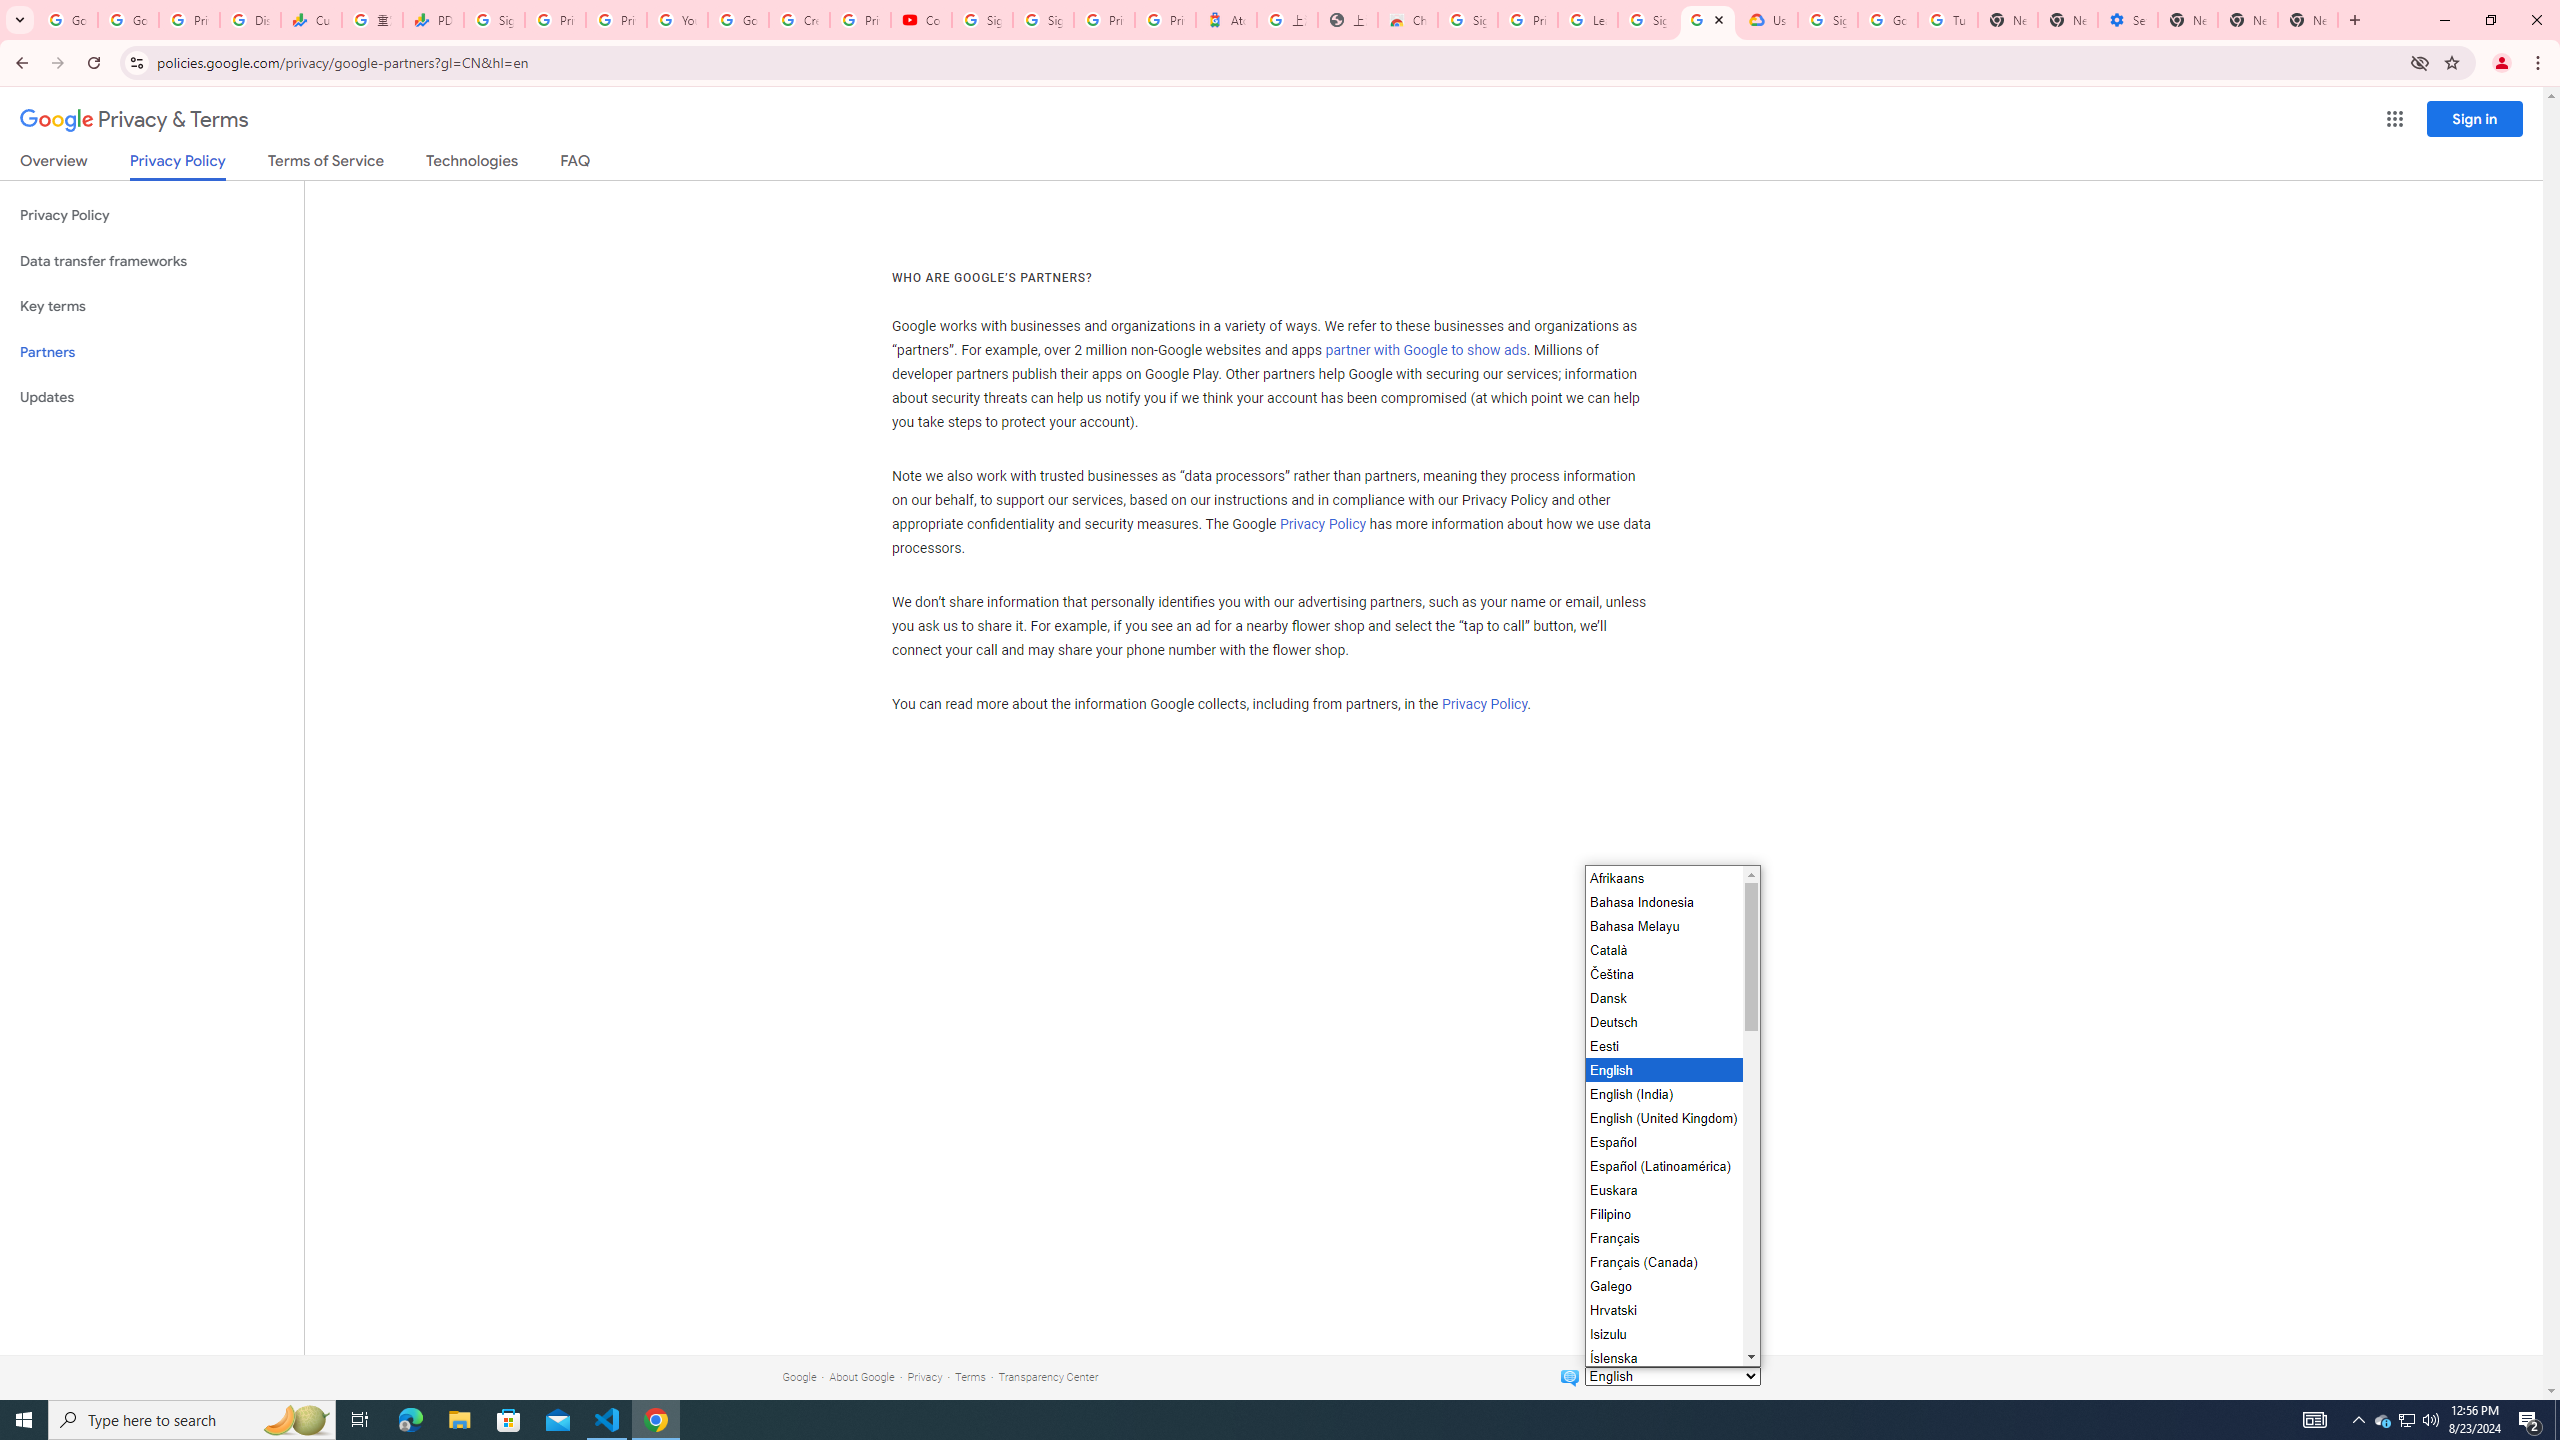  I want to click on 'Afrikaans', so click(1662, 877).